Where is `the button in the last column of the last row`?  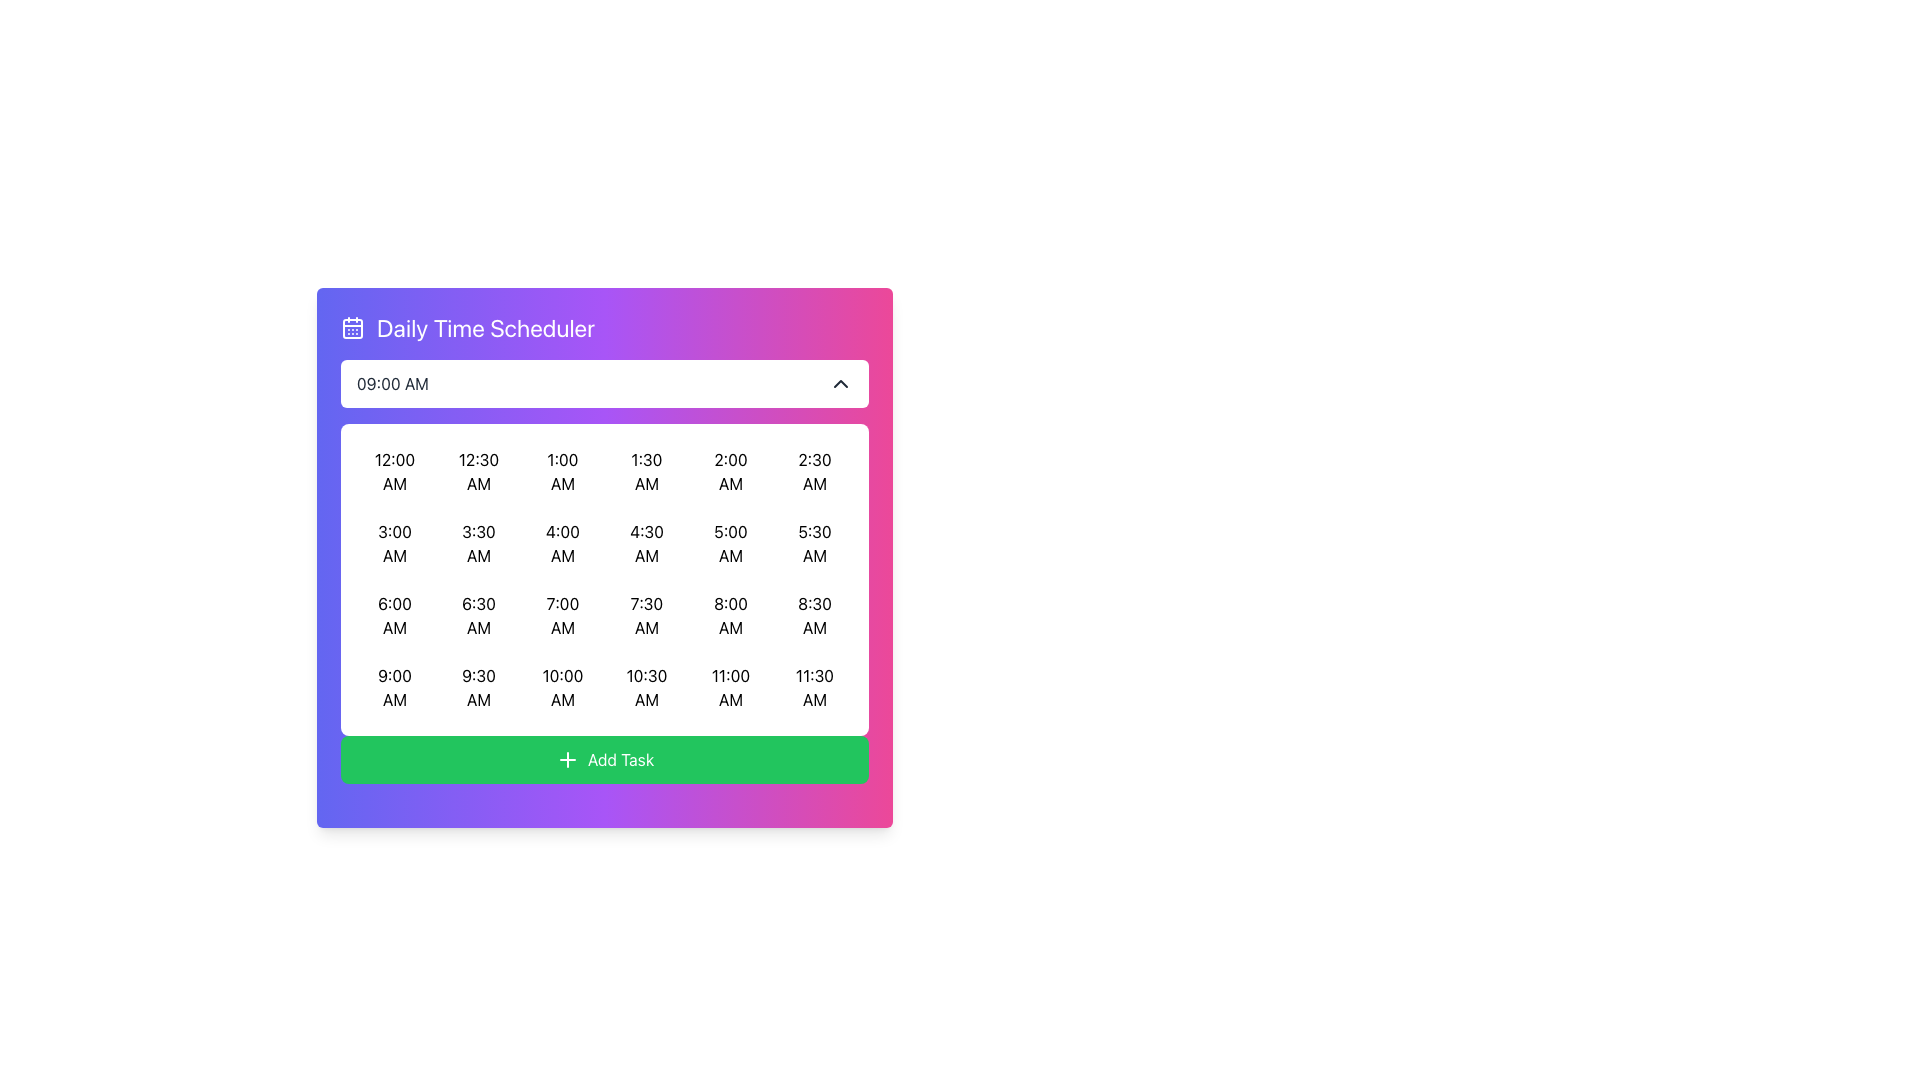 the button in the last column of the last row is located at coordinates (815, 686).